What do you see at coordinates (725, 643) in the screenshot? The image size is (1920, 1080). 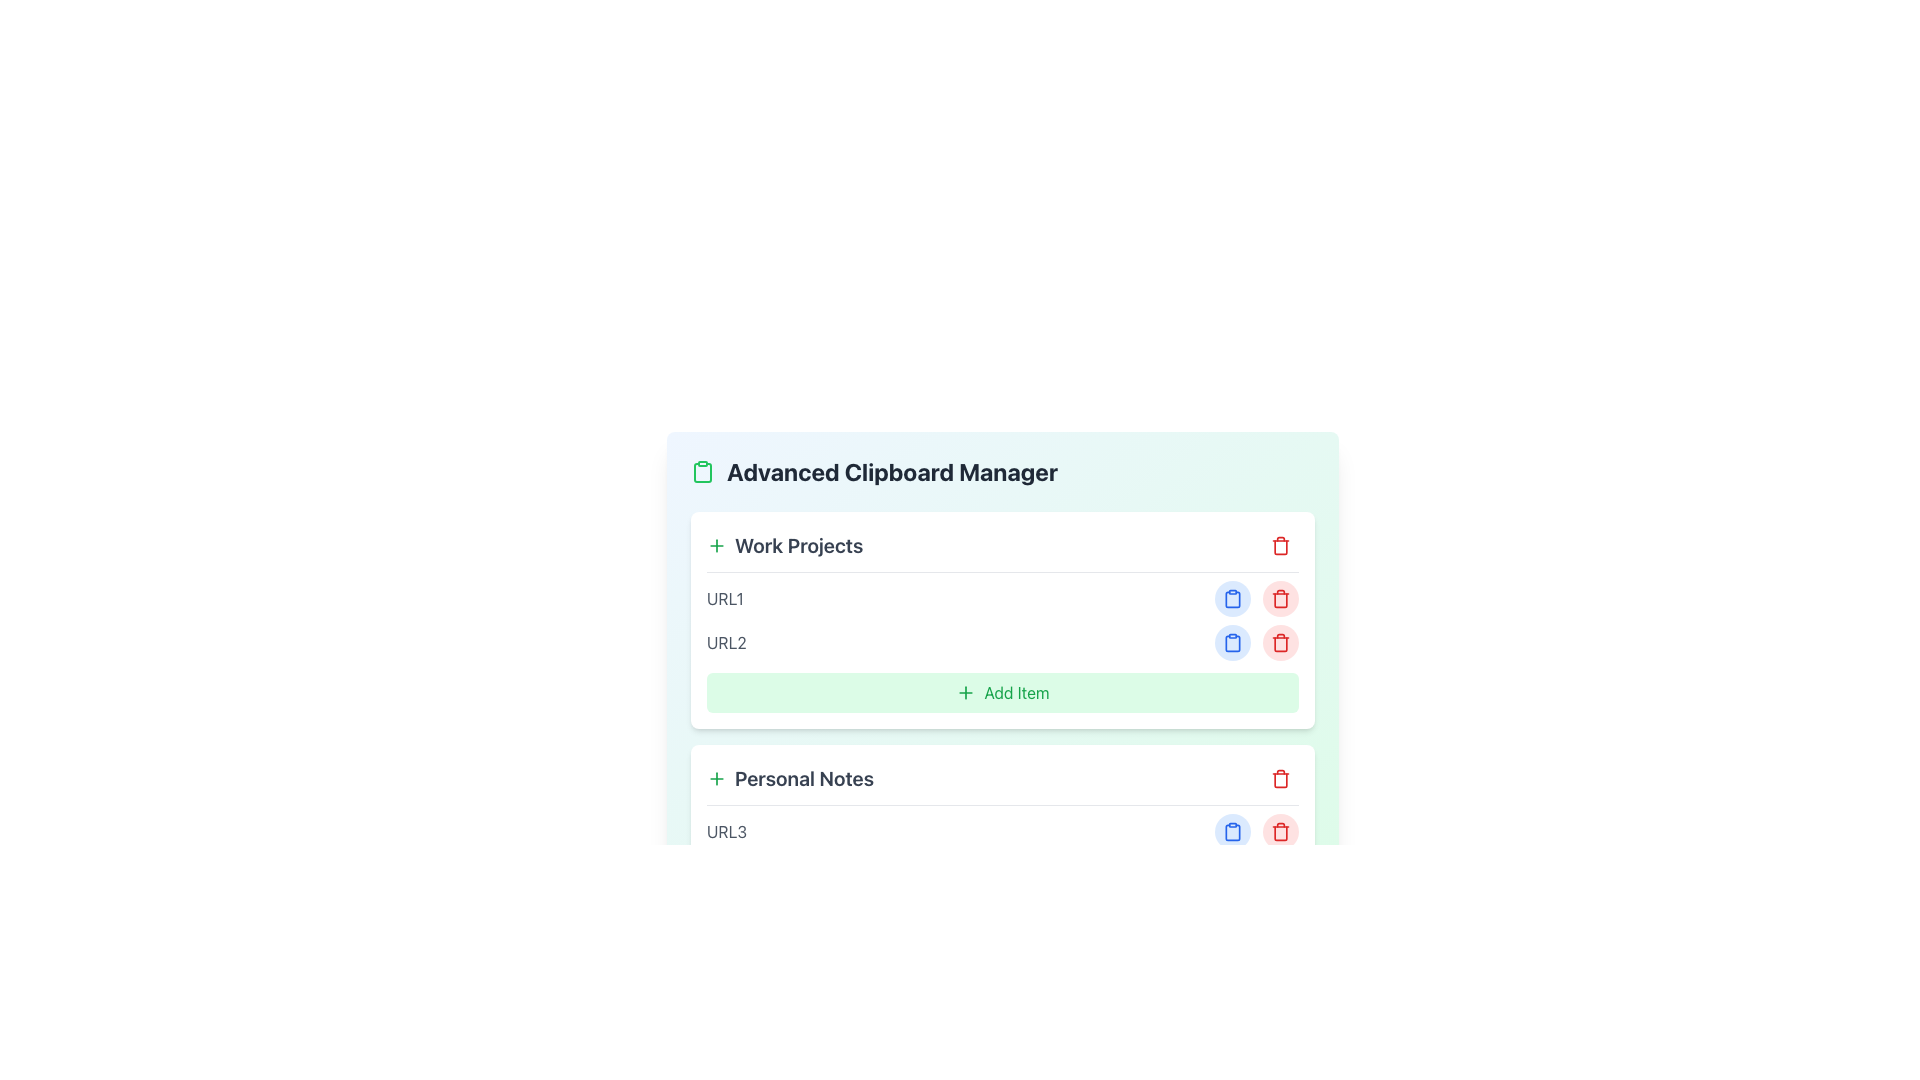 I see `the muted gray label displaying 'URL2' in the 'Work Projects' section, which is the second item in the list and positioned to the left of the interactive icons` at bounding box center [725, 643].